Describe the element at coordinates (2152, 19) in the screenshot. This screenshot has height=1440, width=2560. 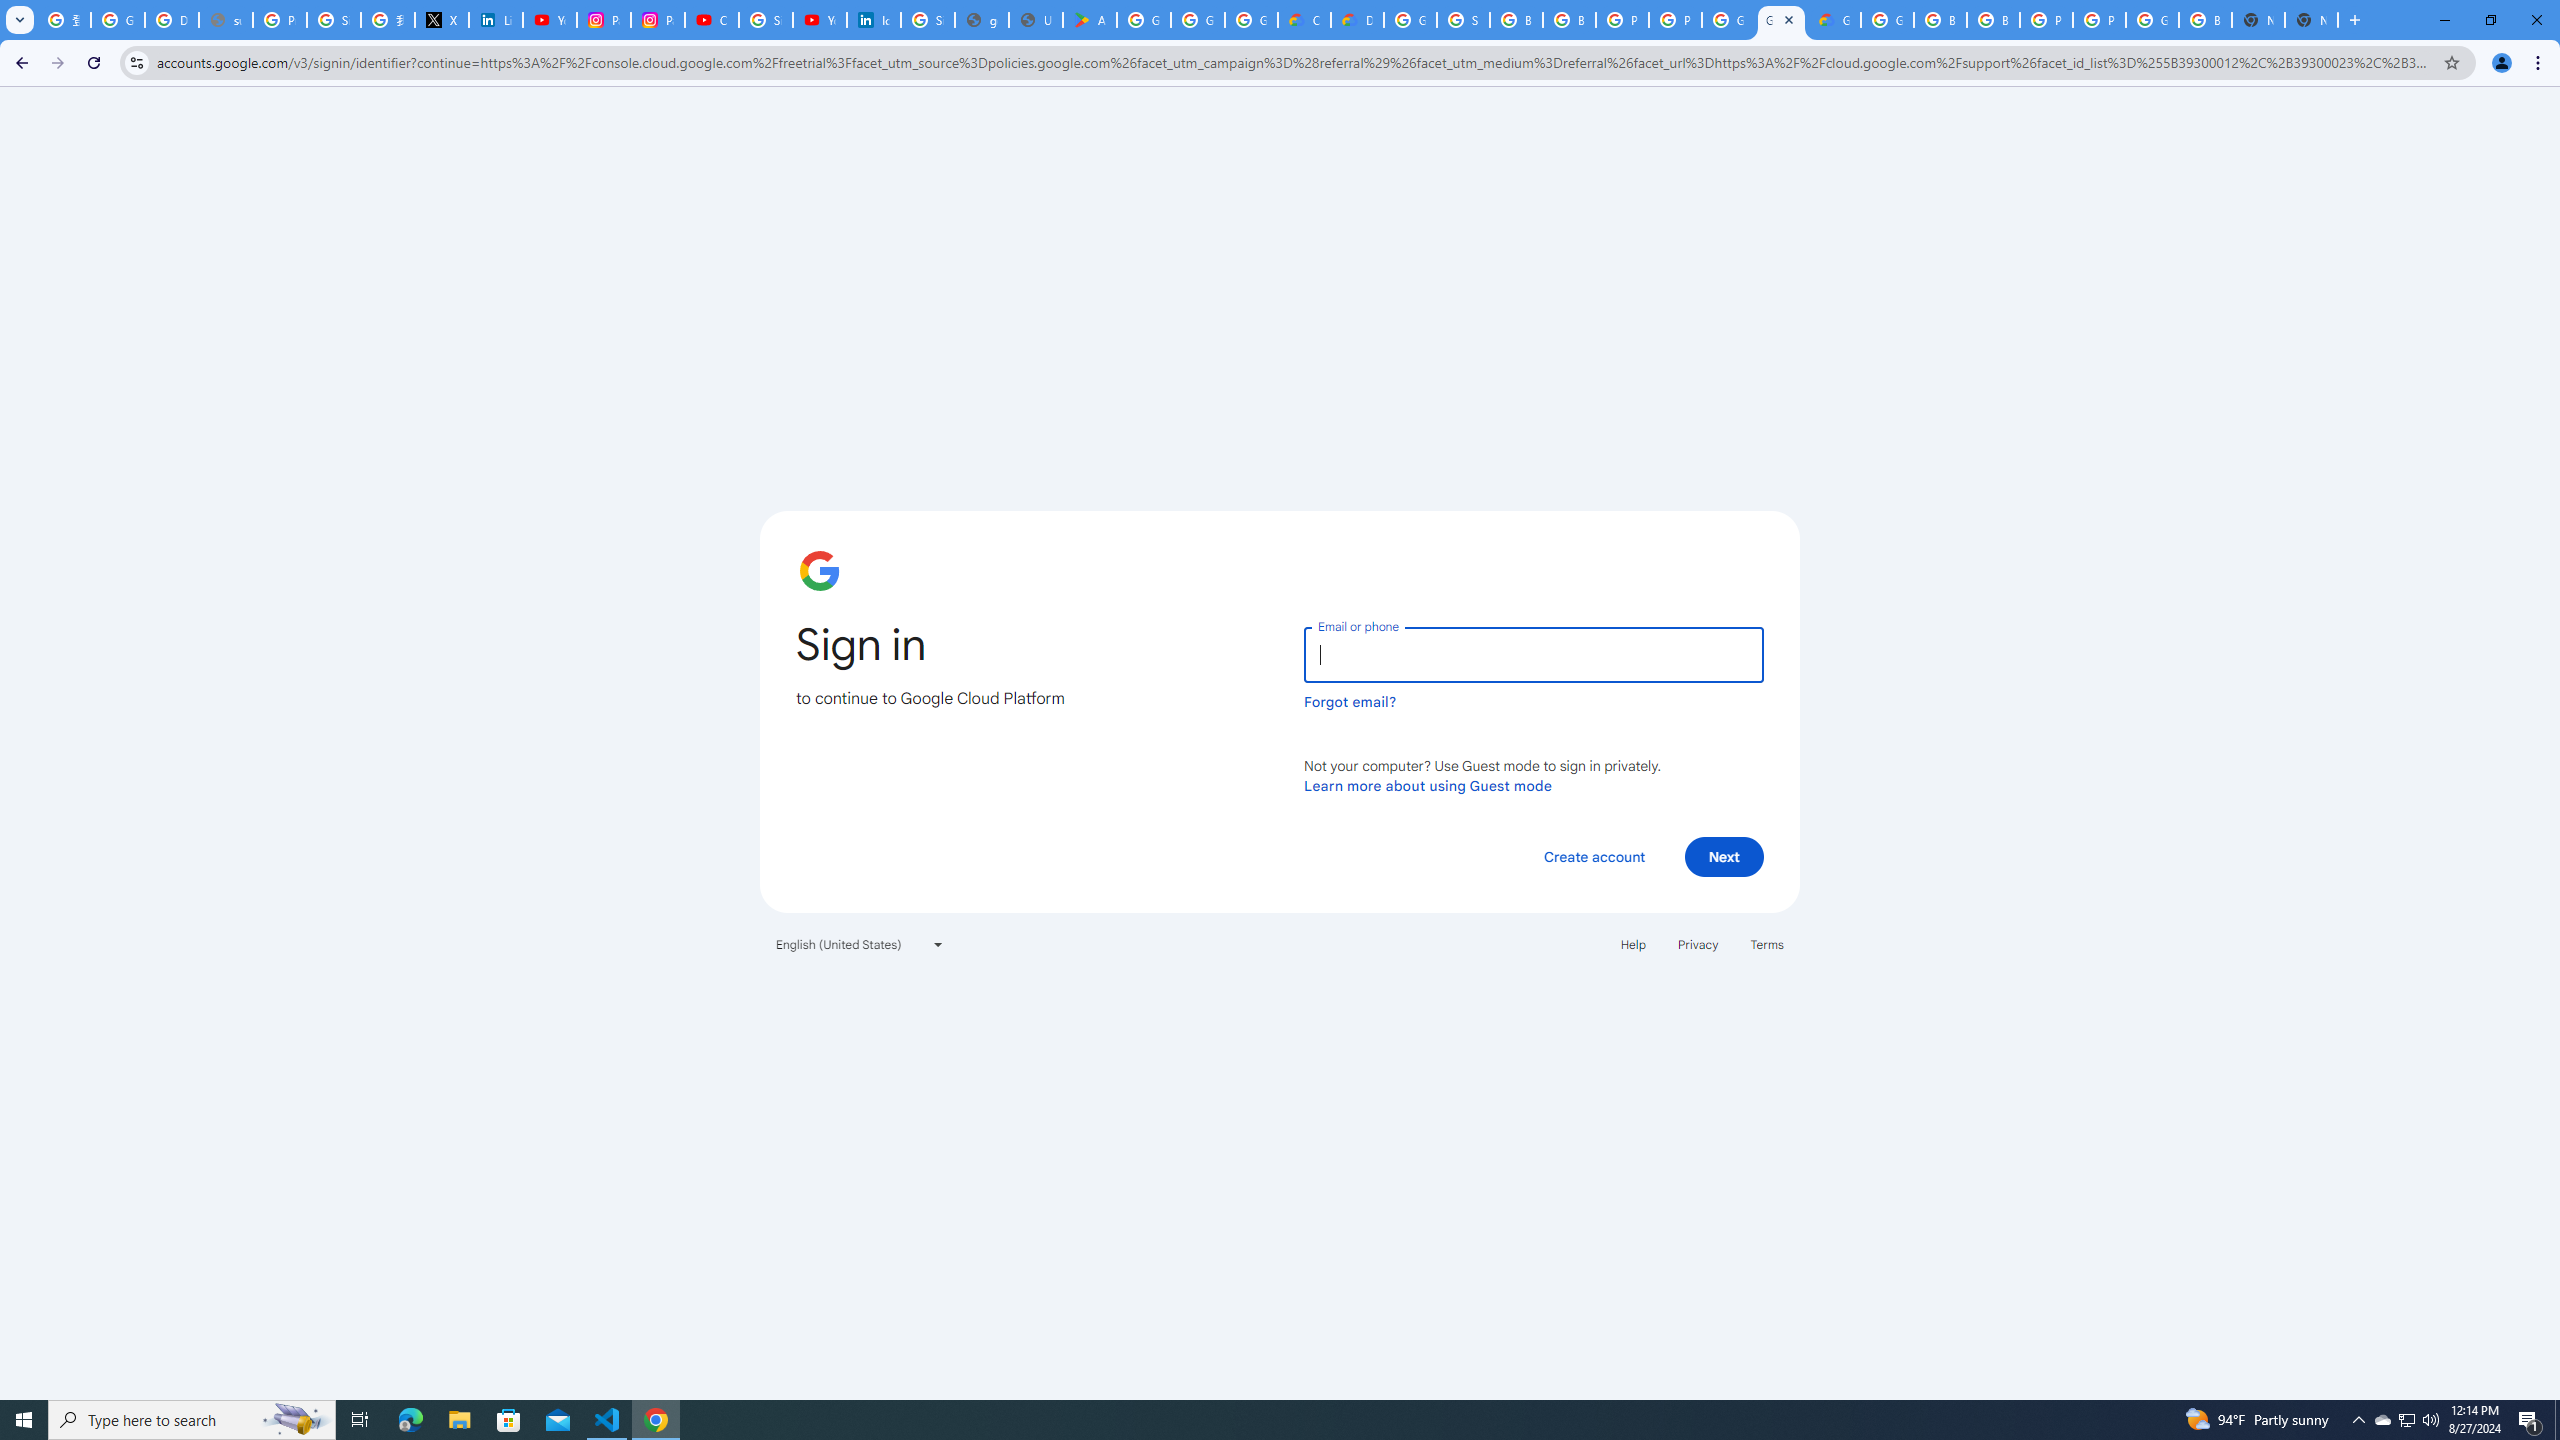
I see `'Google Cloud Platform'` at that location.